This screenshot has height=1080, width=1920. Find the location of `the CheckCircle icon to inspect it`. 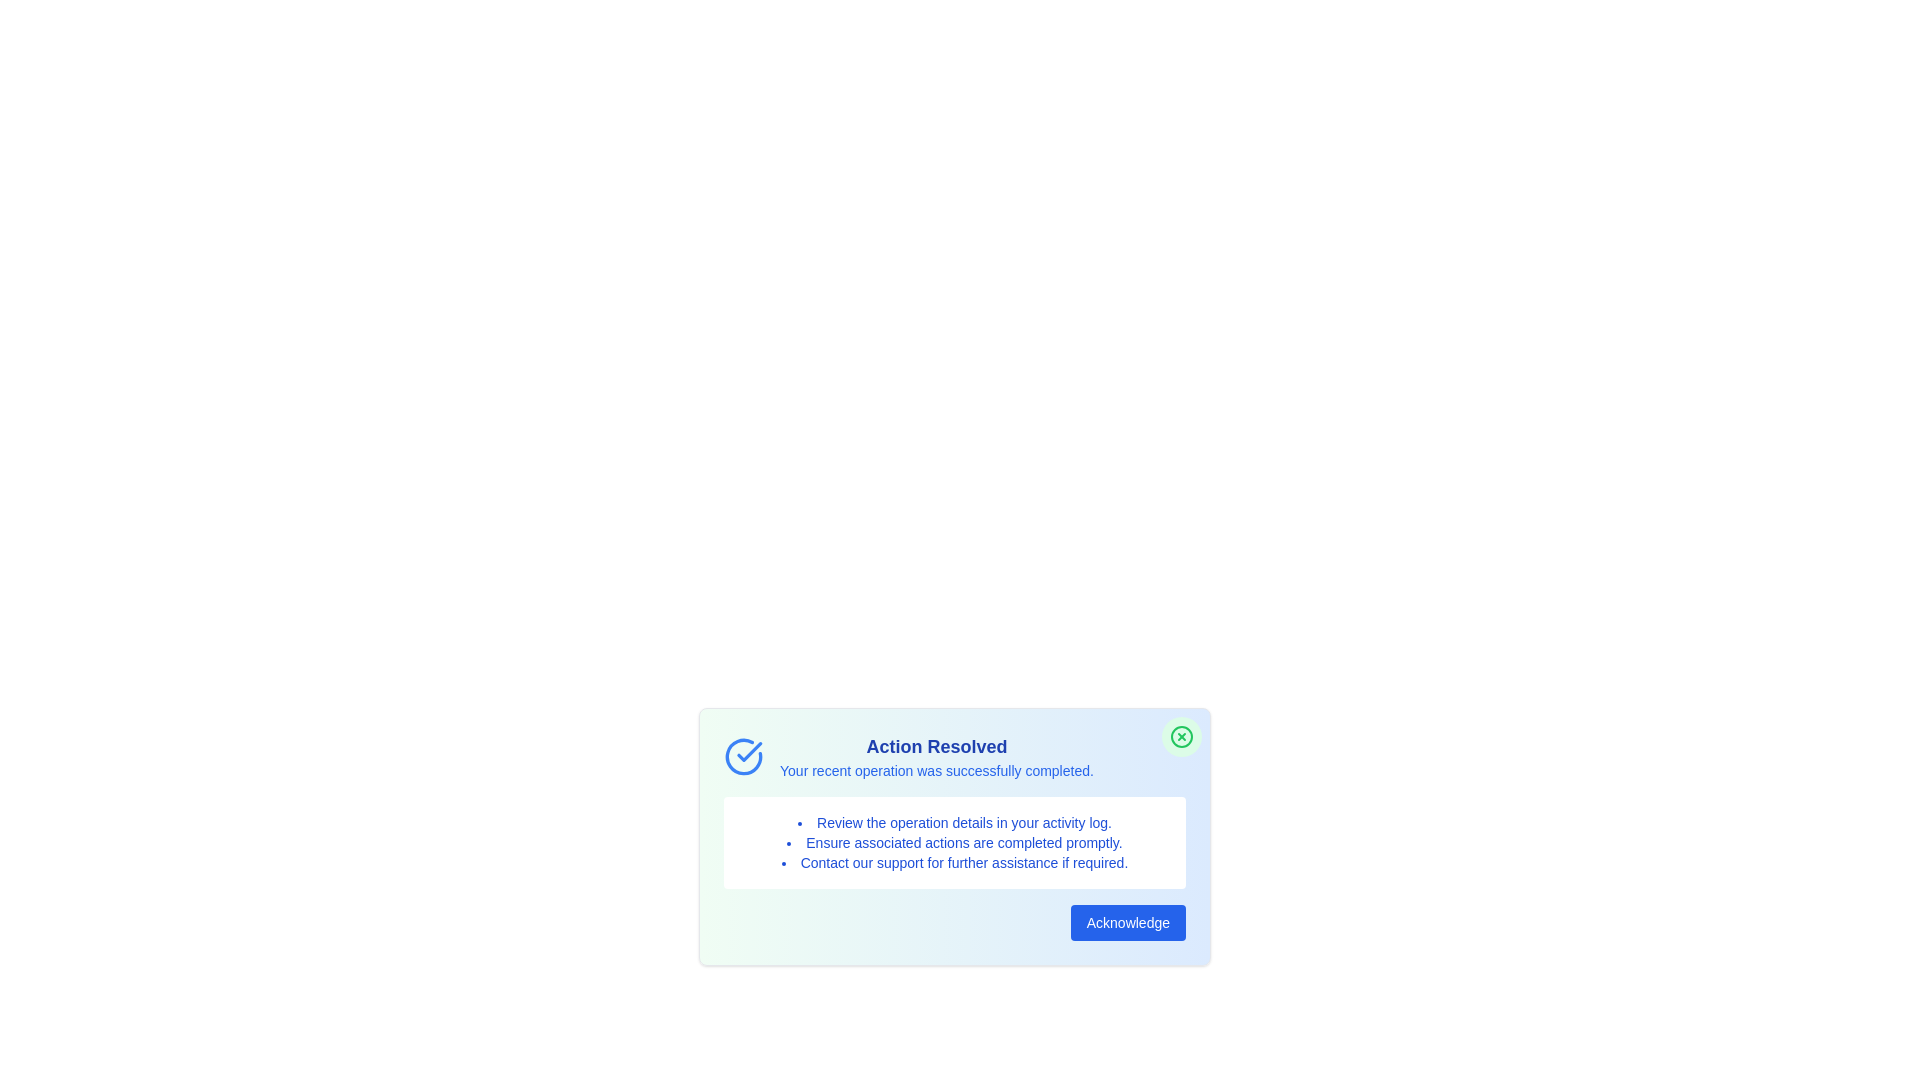

the CheckCircle icon to inspect it is located at coordinates (743, 756).